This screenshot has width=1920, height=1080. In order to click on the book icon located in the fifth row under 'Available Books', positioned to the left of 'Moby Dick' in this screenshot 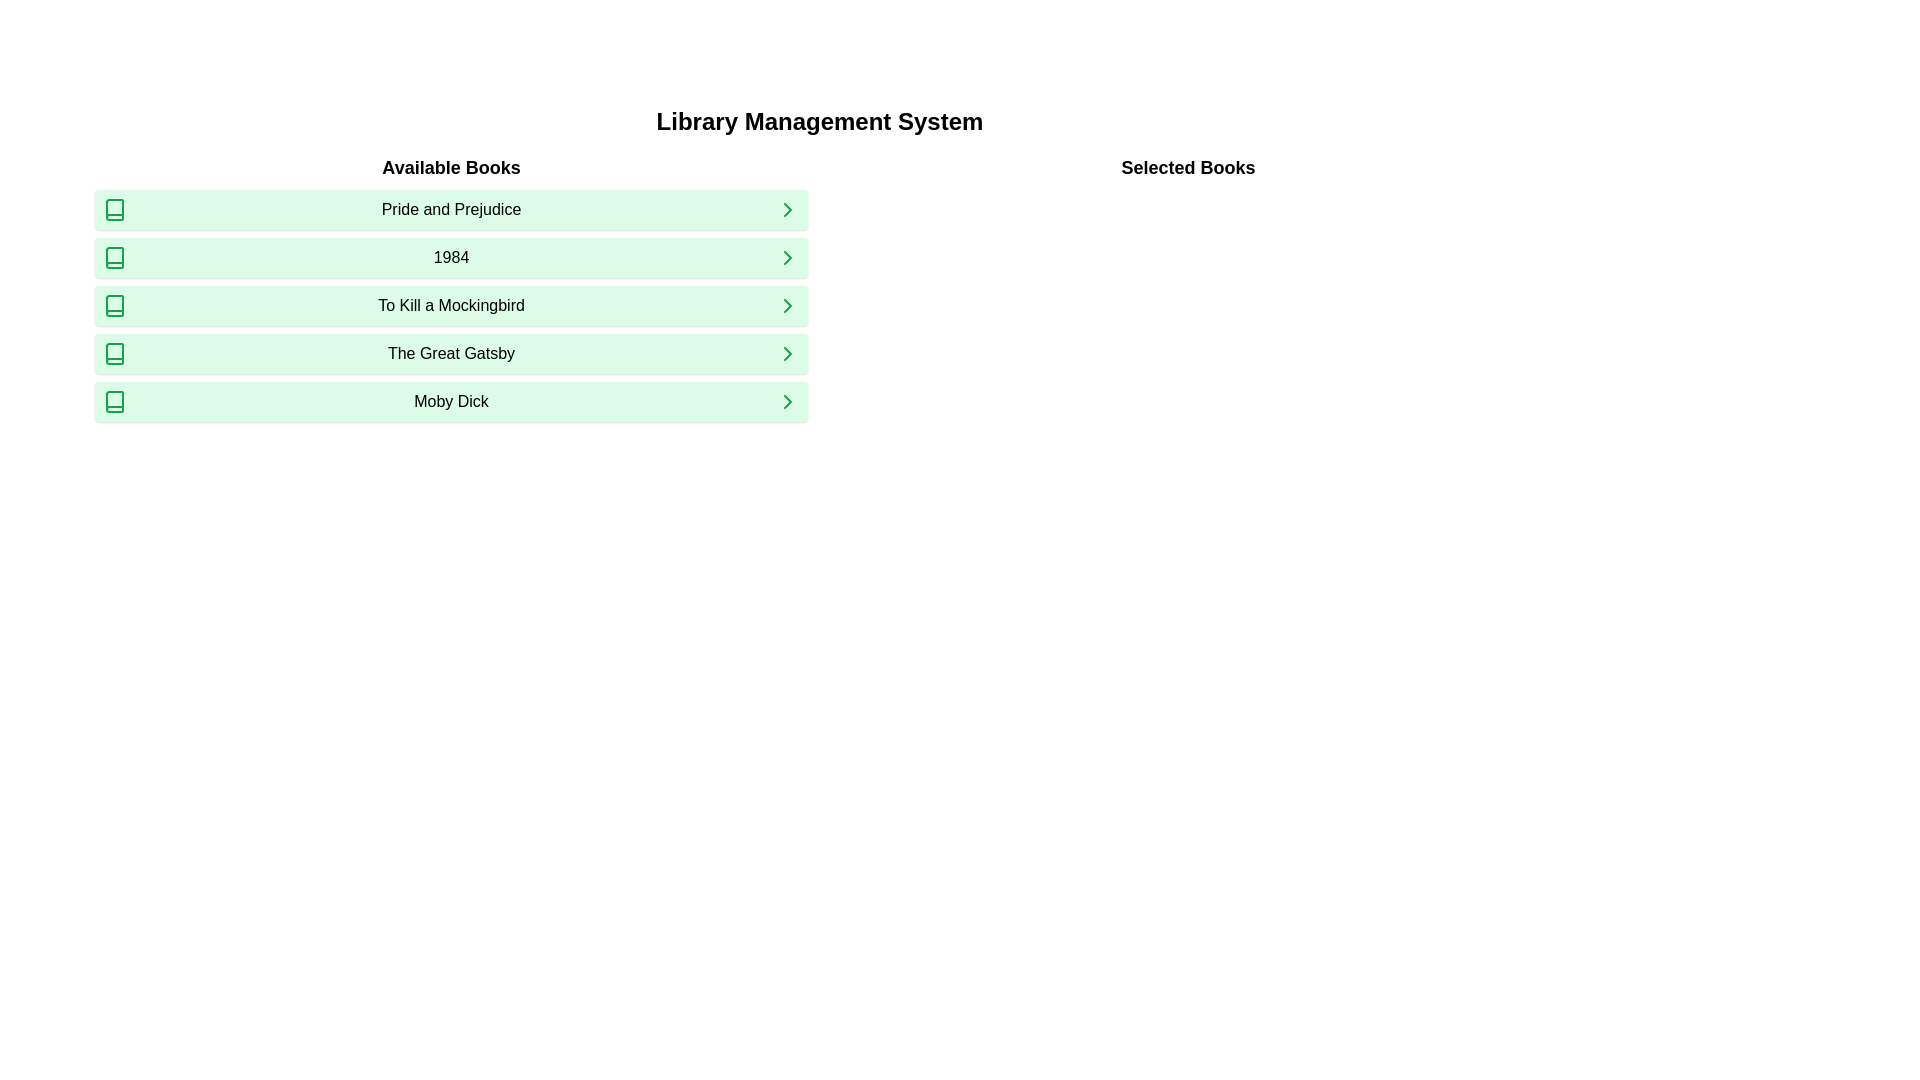, I will do `click(114, 401)`.